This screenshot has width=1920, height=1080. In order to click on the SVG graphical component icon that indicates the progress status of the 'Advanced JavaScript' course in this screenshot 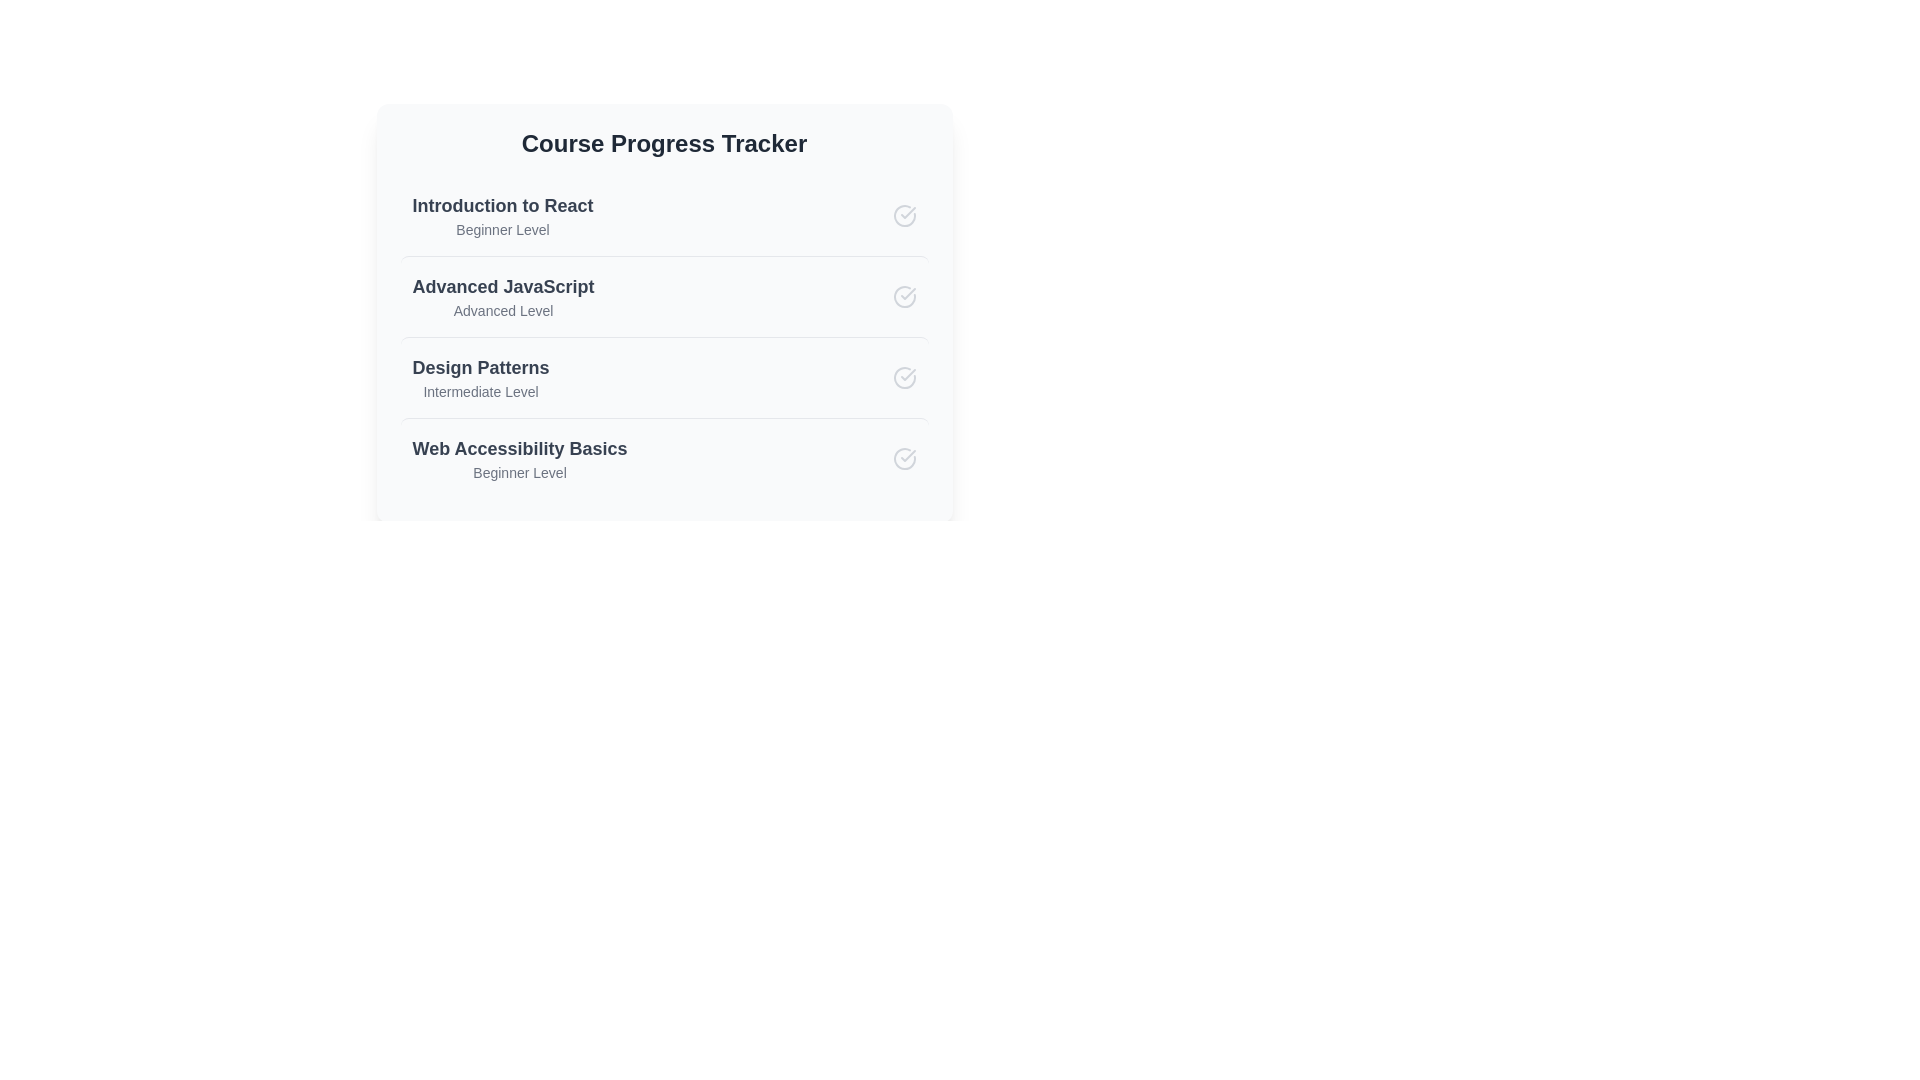, I will do `click(902, 296)`.